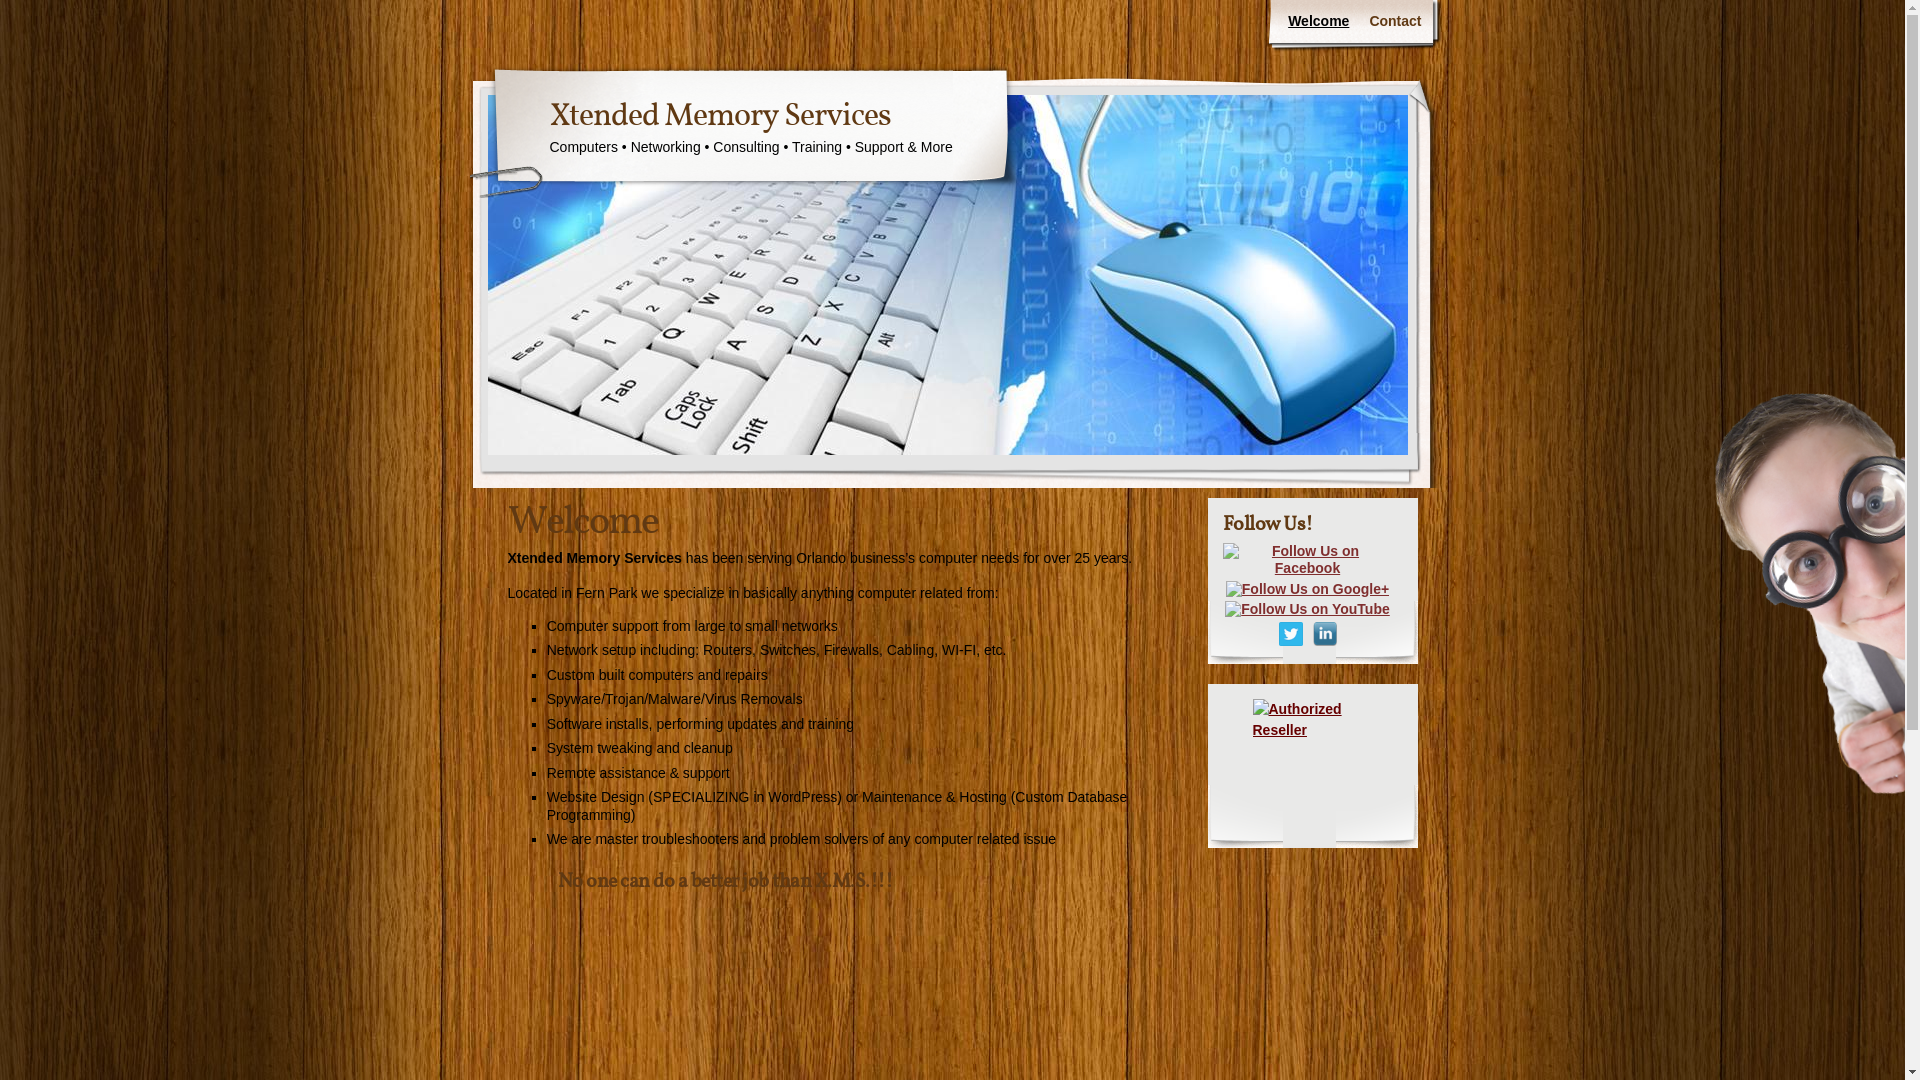 This screenshot has height=1080, width=1920. What do you see at coordinates (1324, 633) in the screenshot?
I see `'Follow Us on LinkedIn'` at bounding box center [1324, 633].